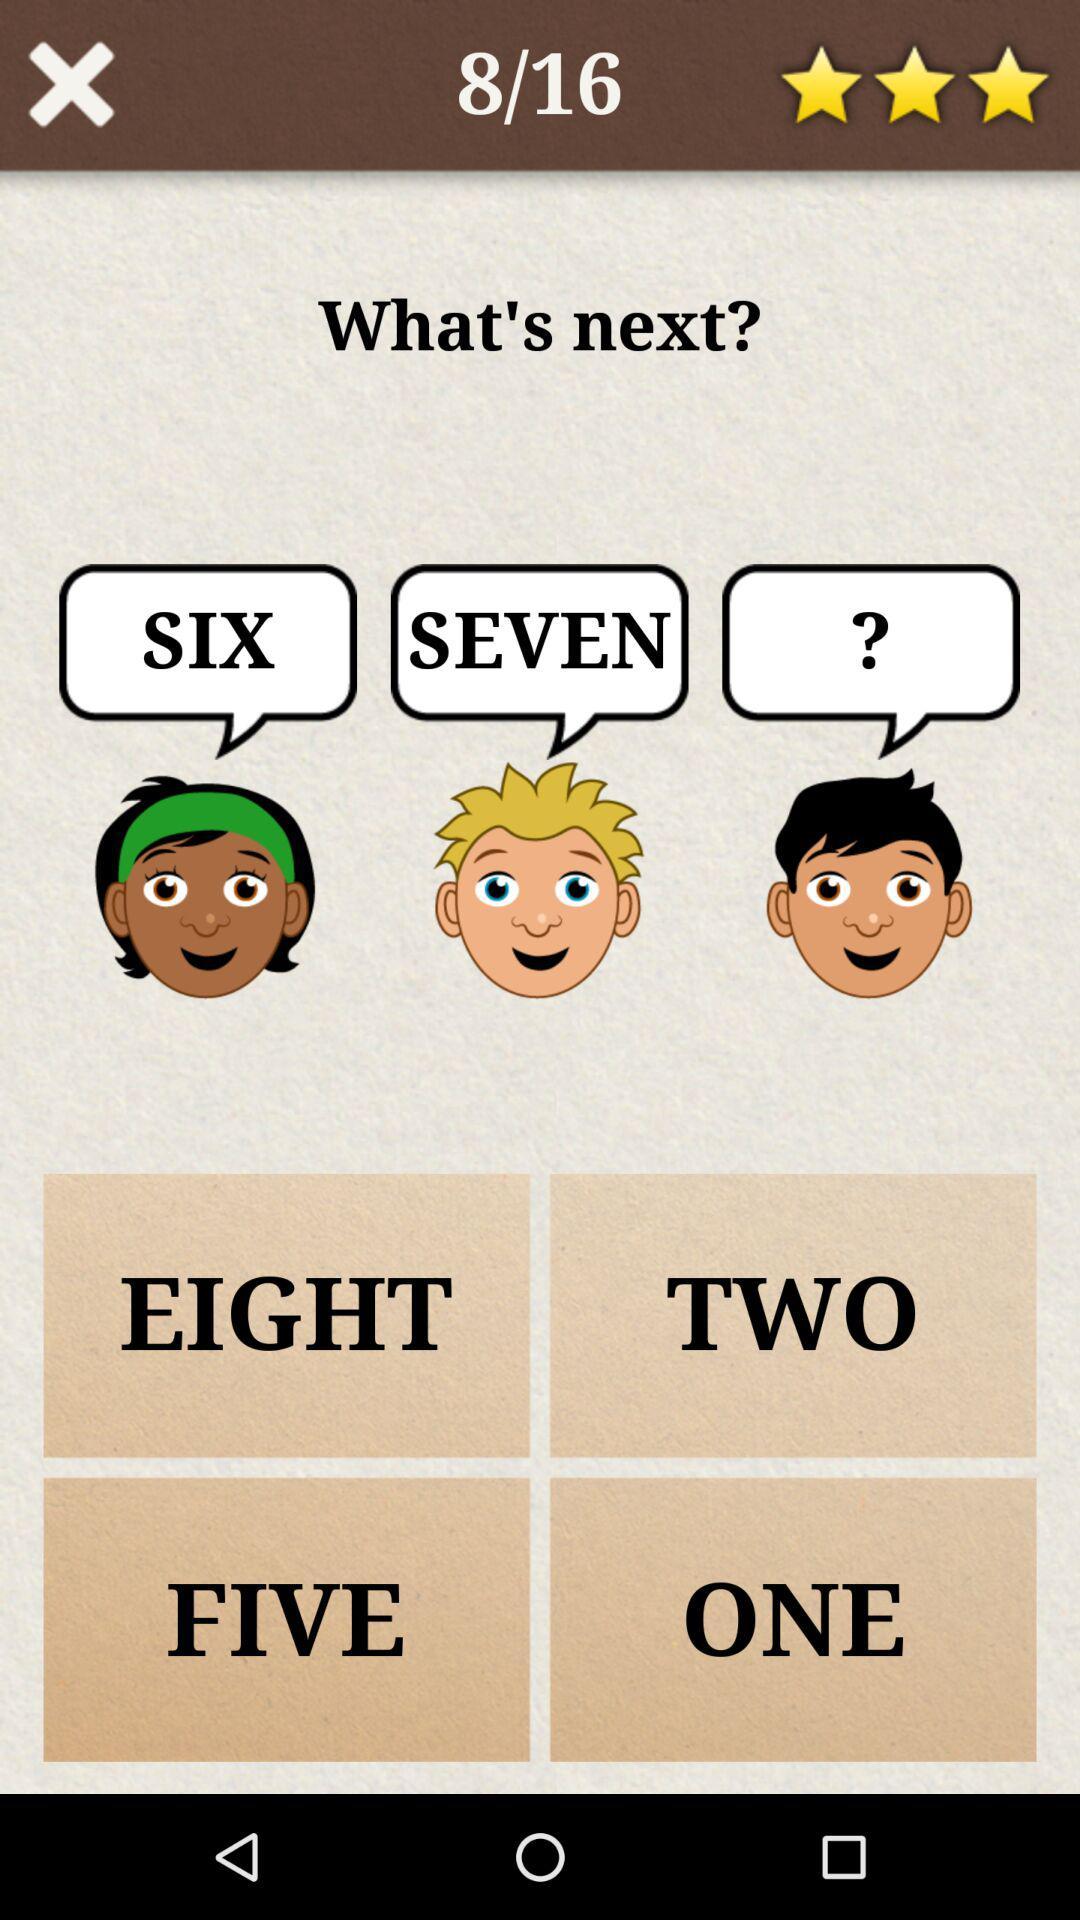 This screenshot has width=1080, height=1920. Describe the element at coordinates (70, 89) in the screenshot. I see `the close icon` at that location.